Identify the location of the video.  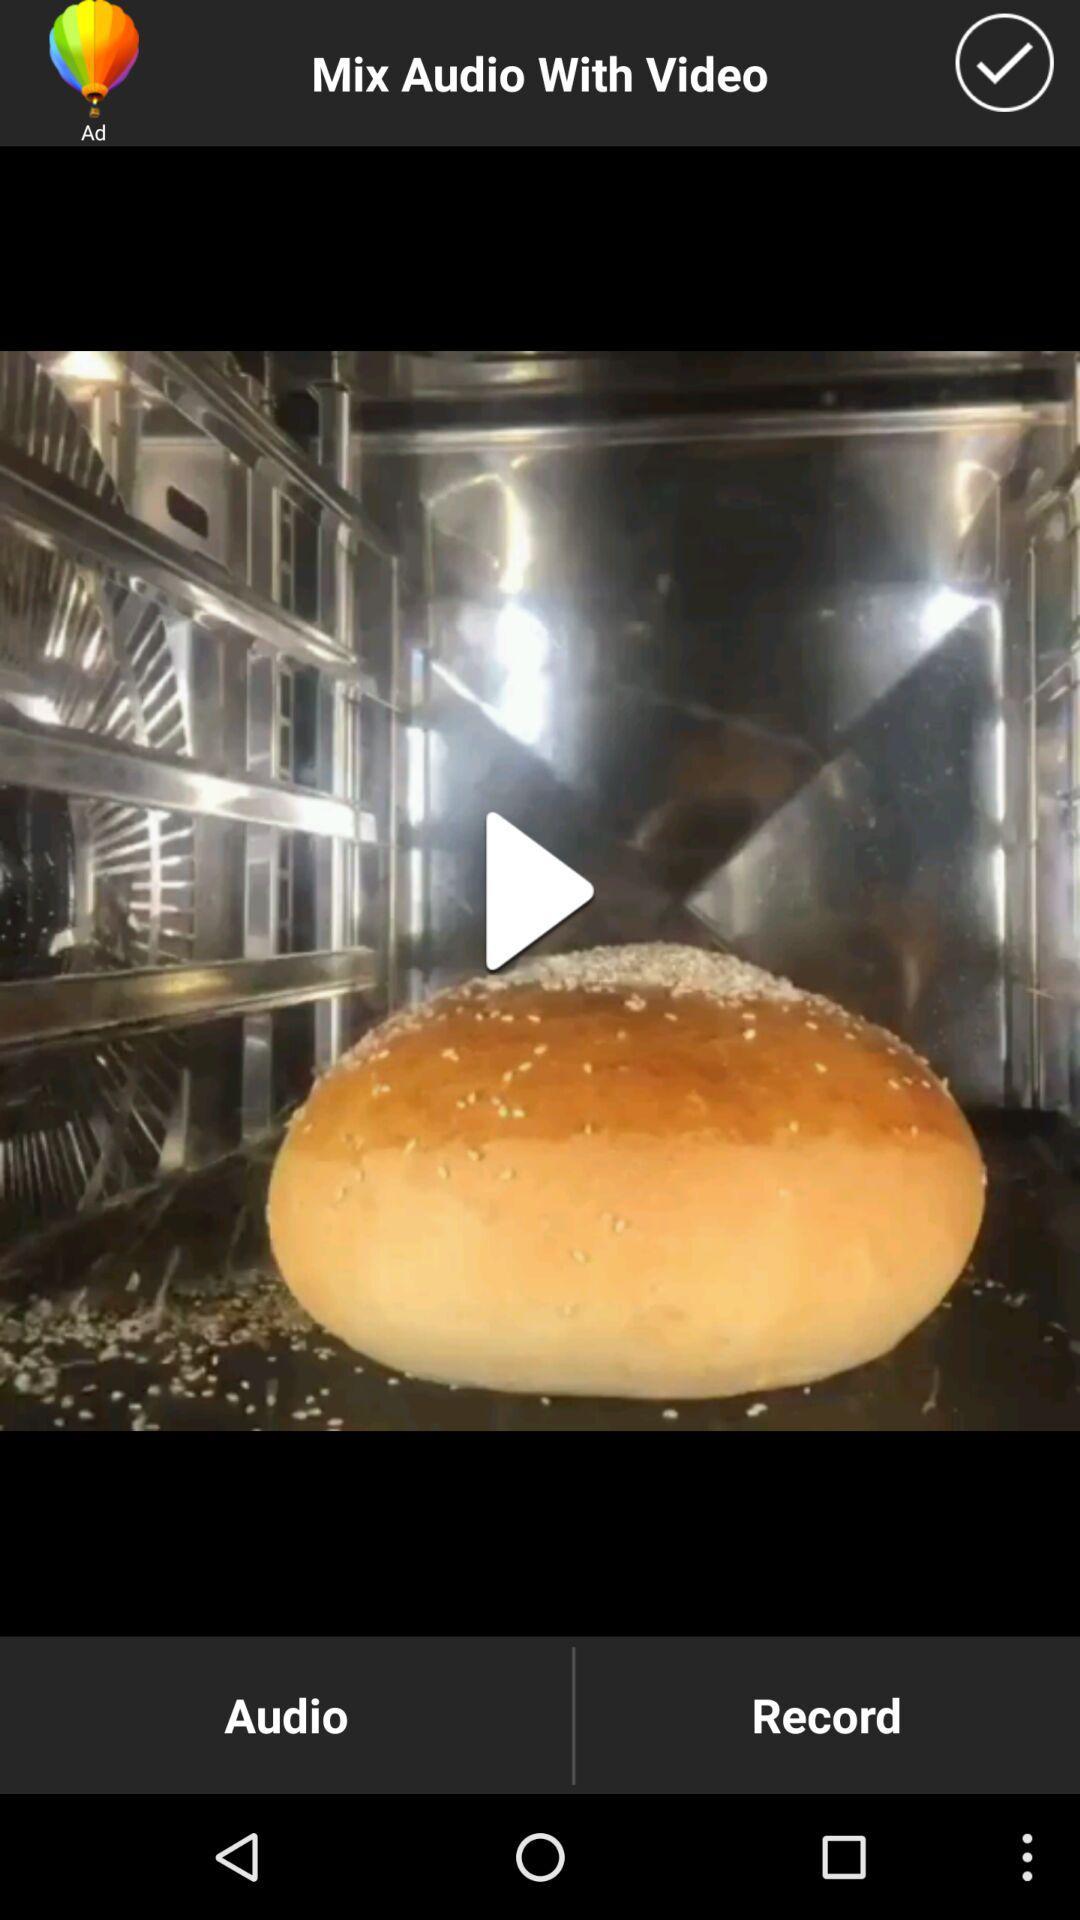
(540, 890).